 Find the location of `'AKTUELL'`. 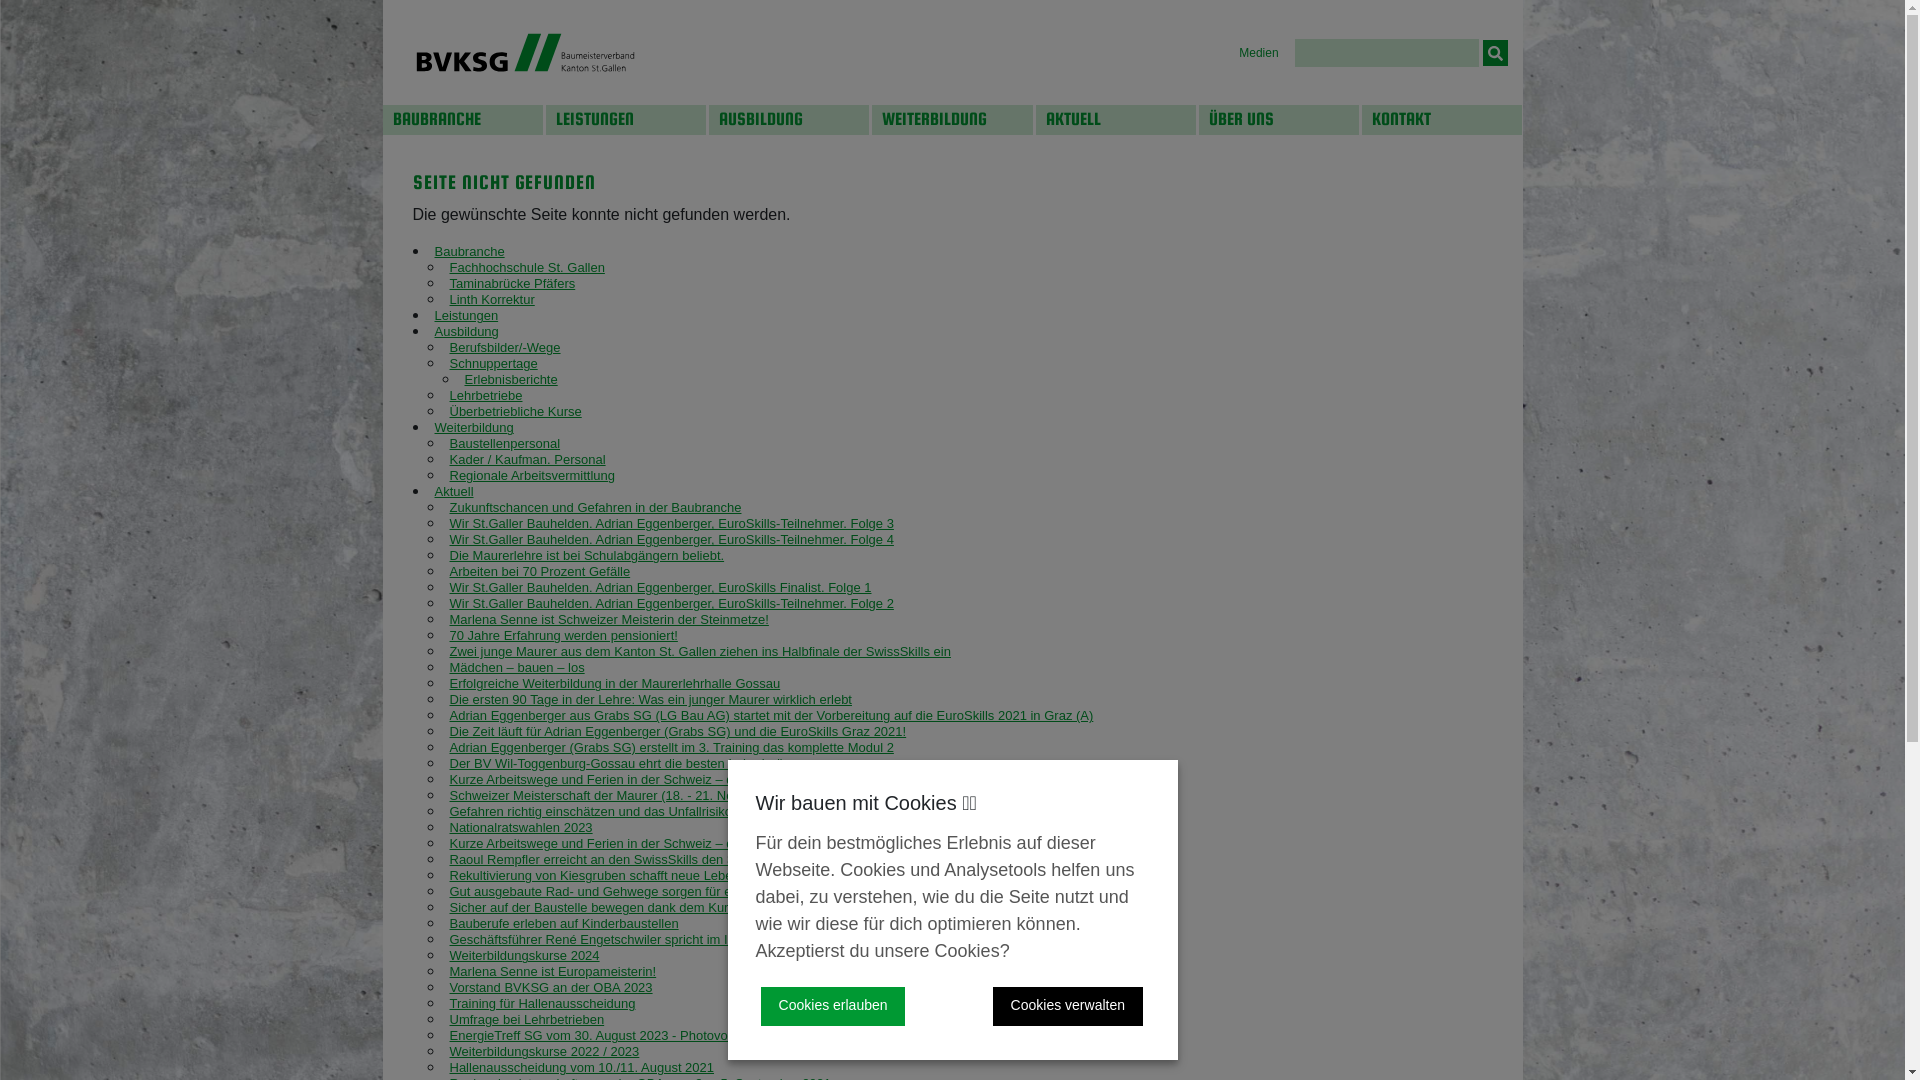

'AKTUELL' is located at coordinates (1115, 119).